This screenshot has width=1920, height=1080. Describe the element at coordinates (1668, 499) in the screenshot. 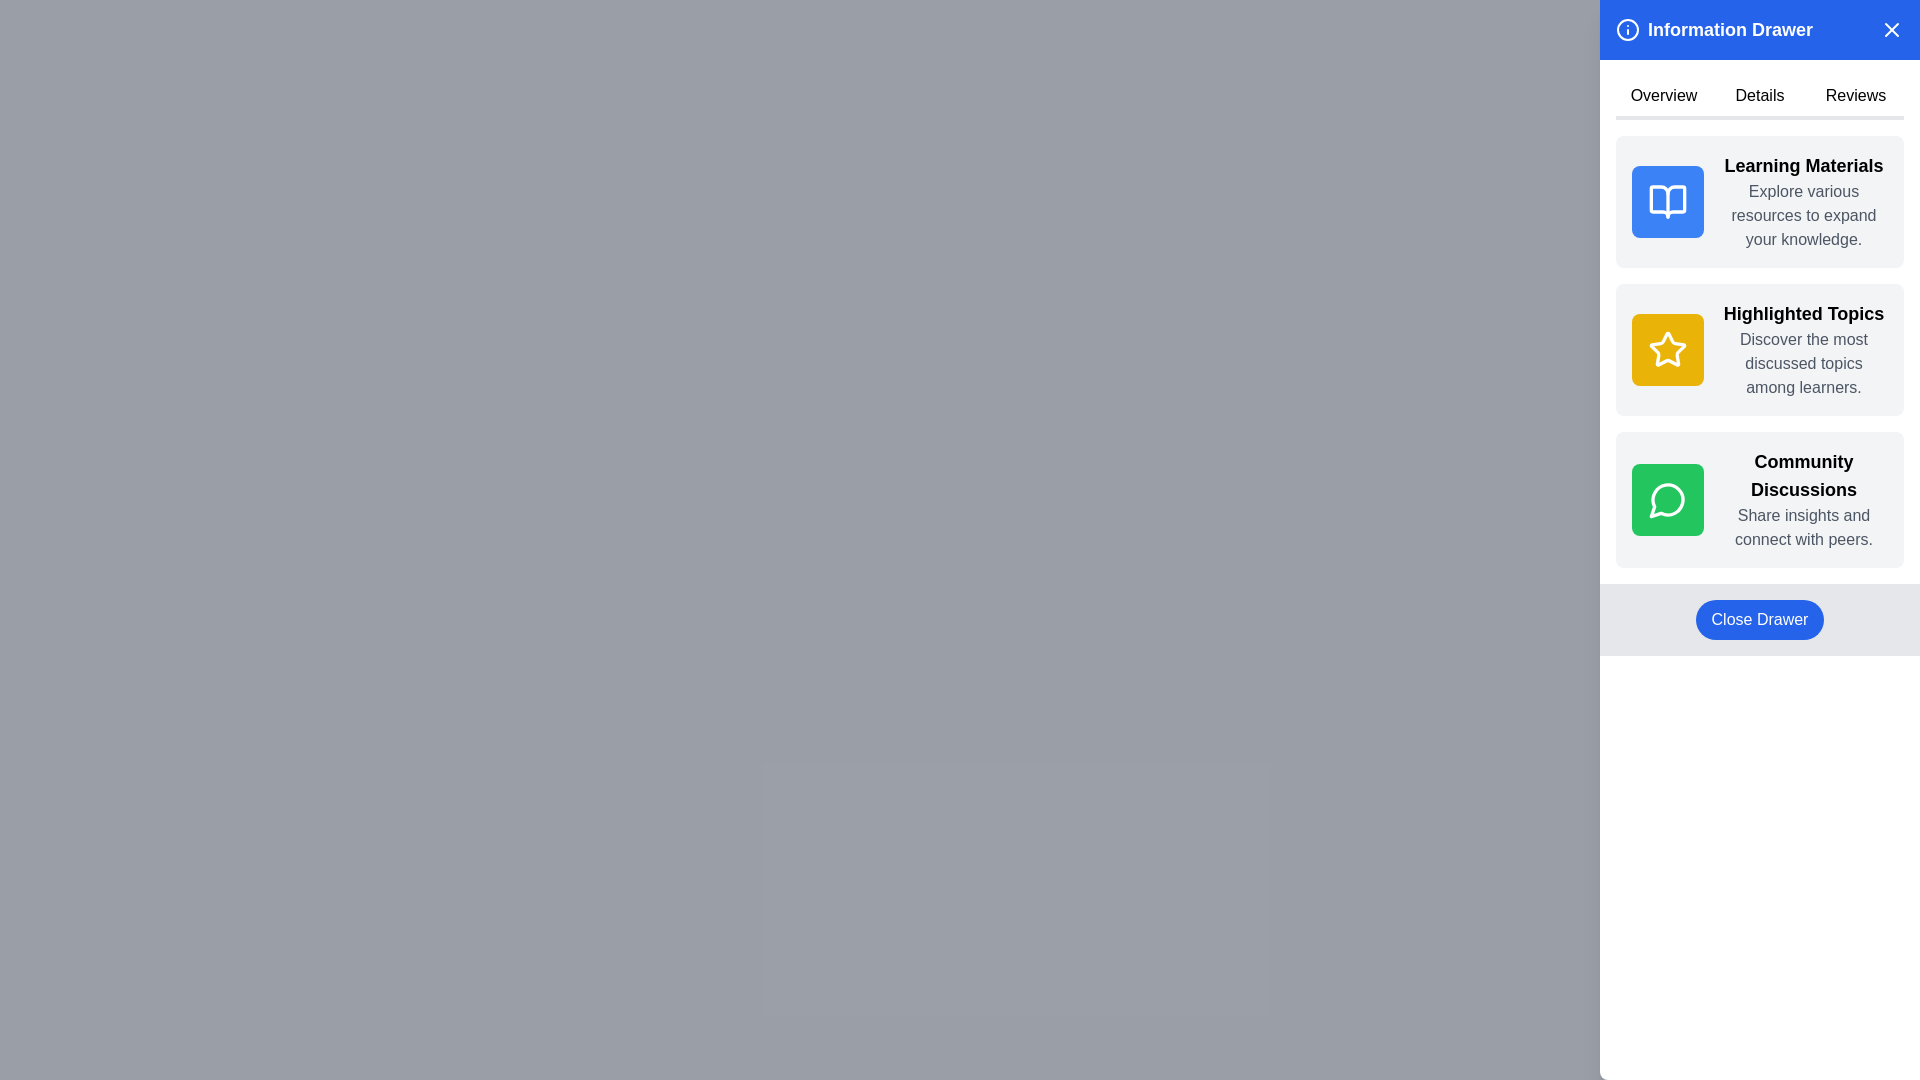

I see `the Icon button representing the 'Community Discussions' section to associate it with the textual content 'Share insights and connect with peers.'` at that location.